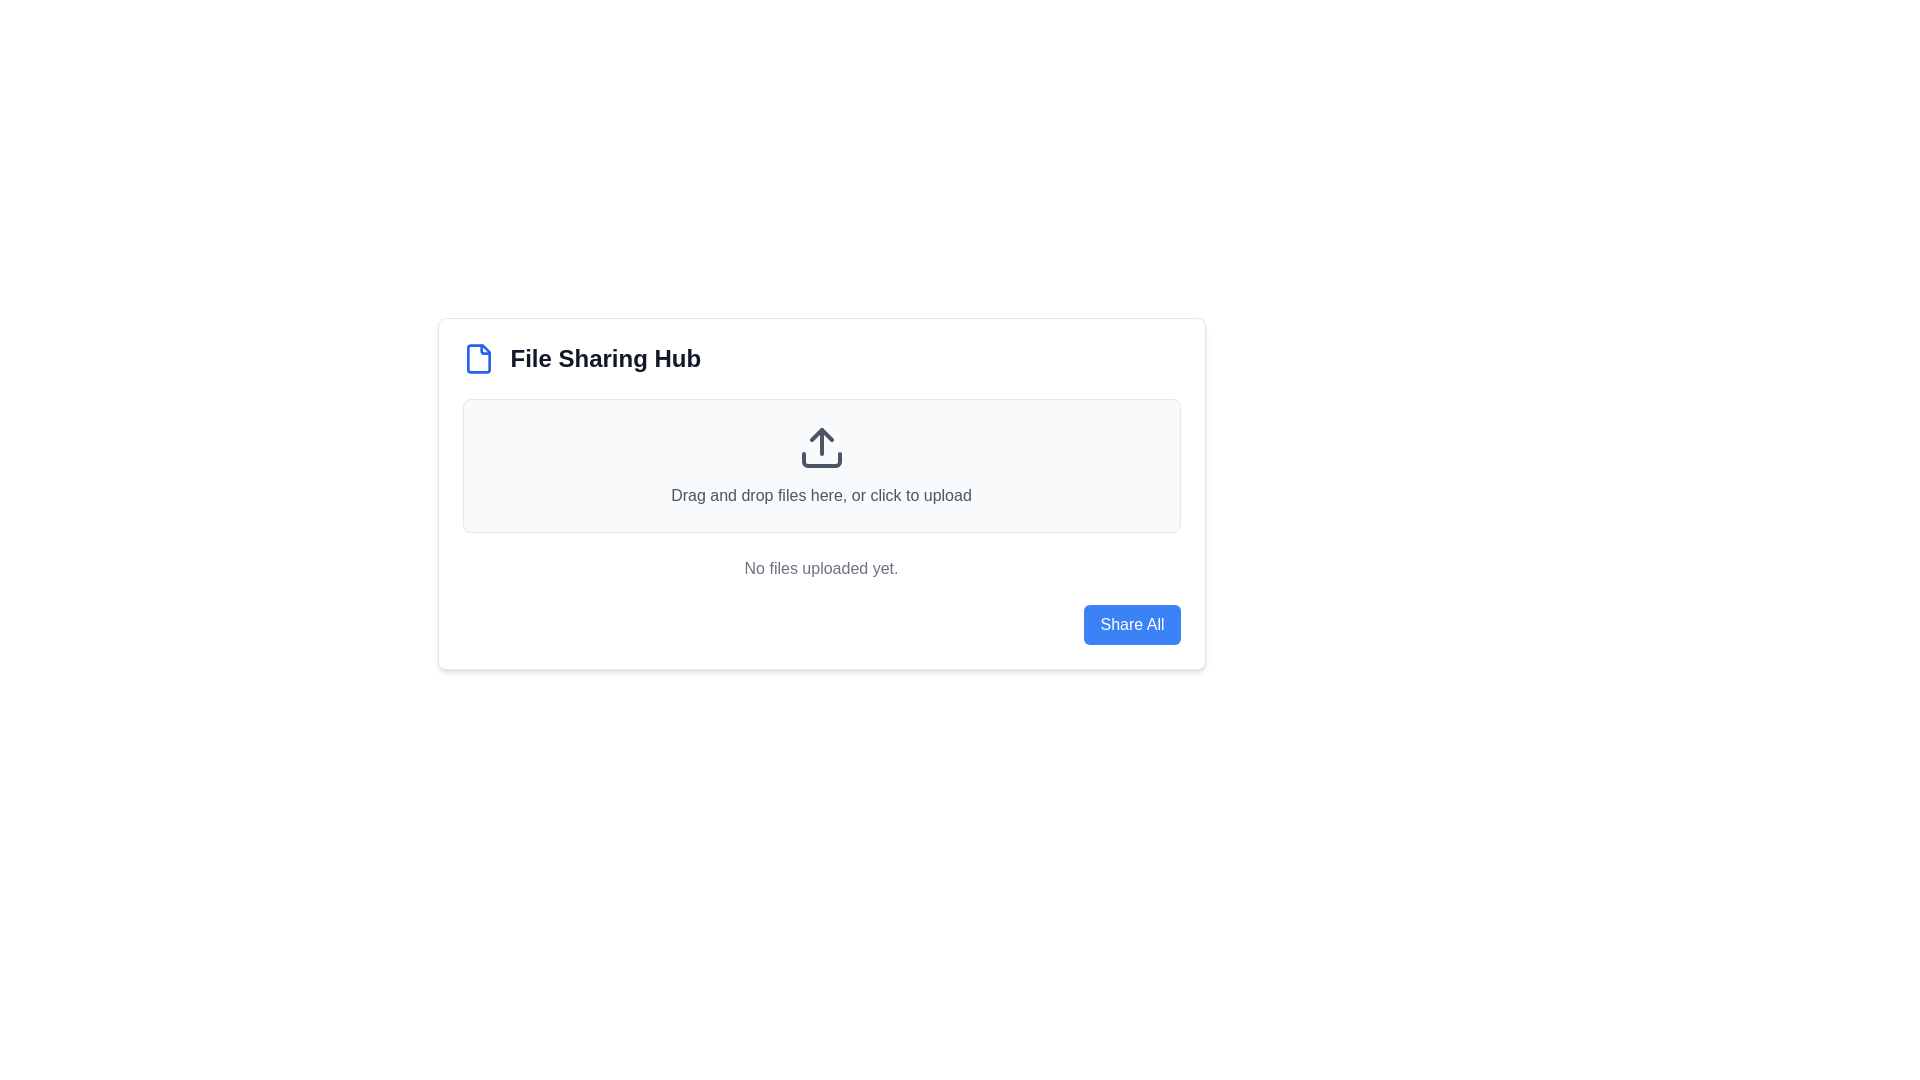 The image size is (1920, 1080). I want to click on the rounded rectangular button with a blue background and white text that states 'Share All', so click(1132, 623).